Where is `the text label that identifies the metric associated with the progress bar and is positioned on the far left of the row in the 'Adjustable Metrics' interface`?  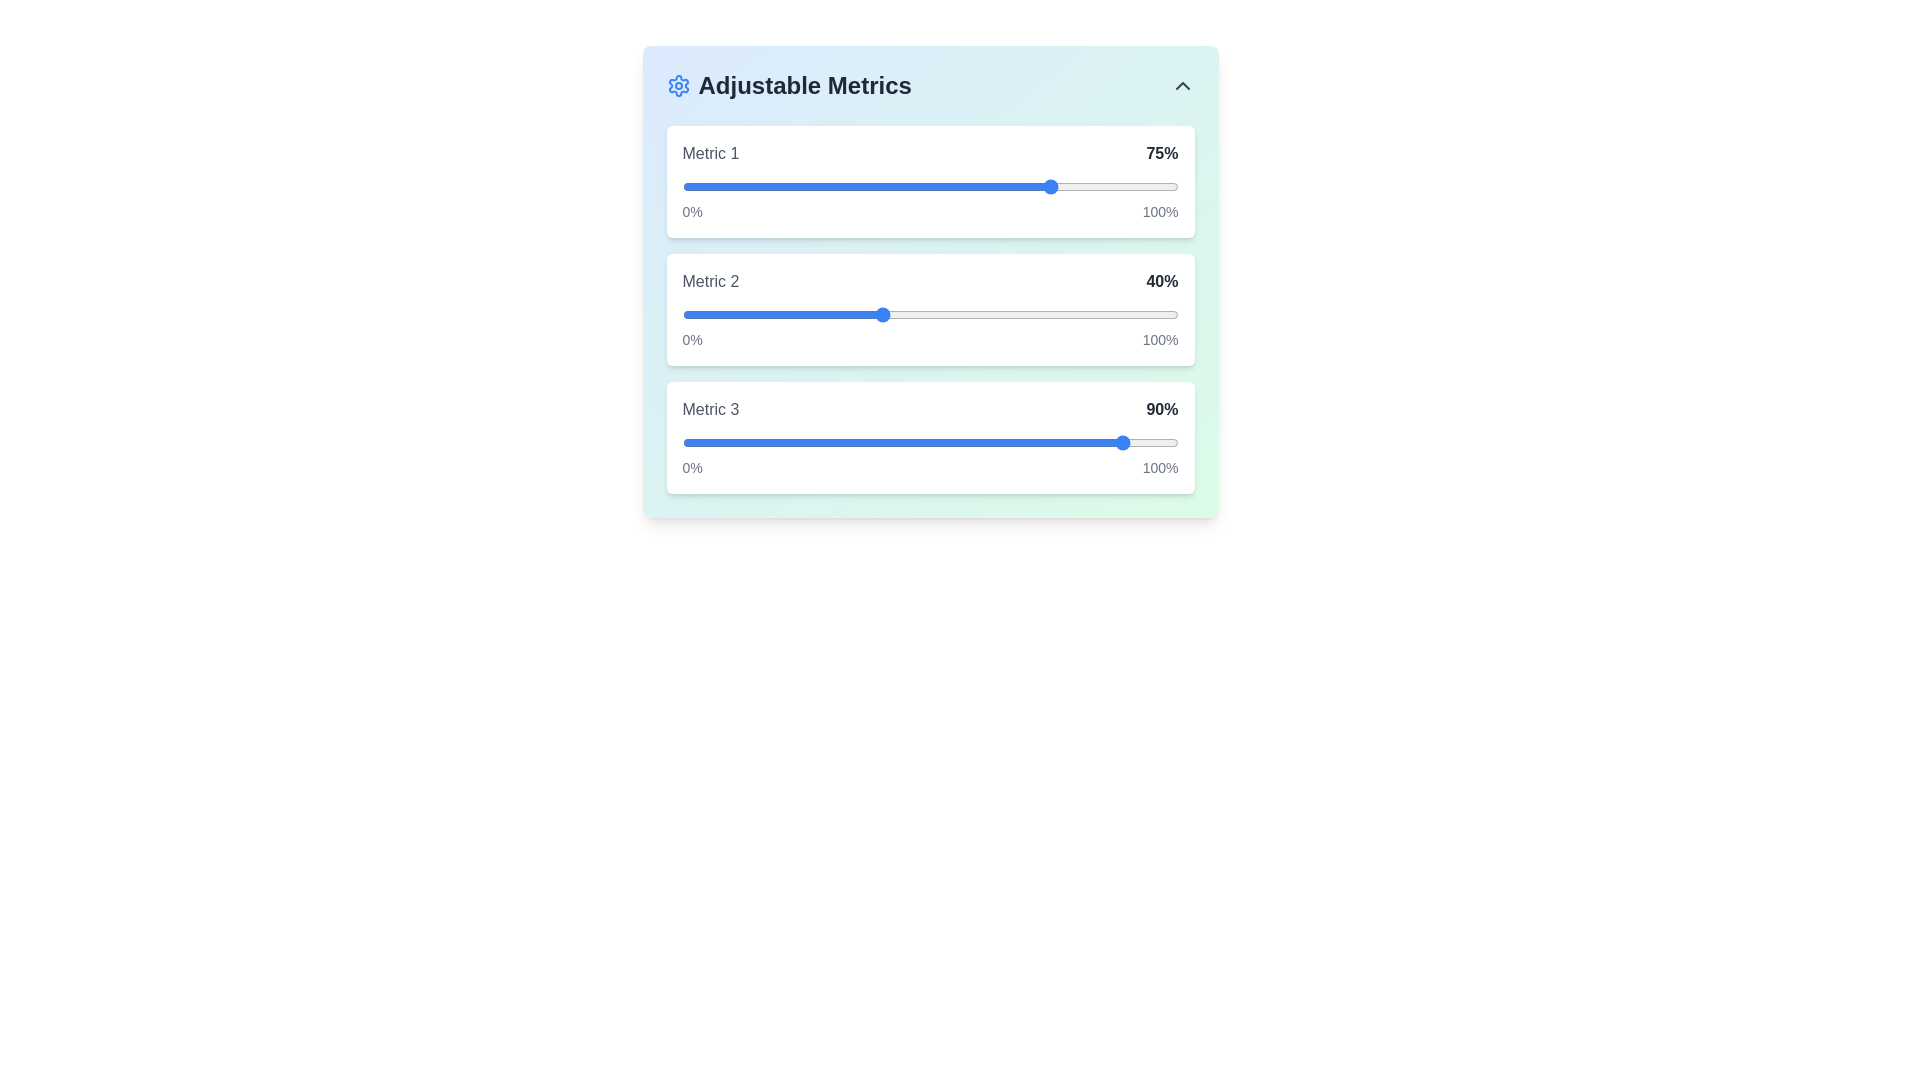 the text label that identifies the metric associated with the progress bar and is positioned on the far left of the row in the 'Adjustable Metrics' interface is located at coordinates (710, 153).